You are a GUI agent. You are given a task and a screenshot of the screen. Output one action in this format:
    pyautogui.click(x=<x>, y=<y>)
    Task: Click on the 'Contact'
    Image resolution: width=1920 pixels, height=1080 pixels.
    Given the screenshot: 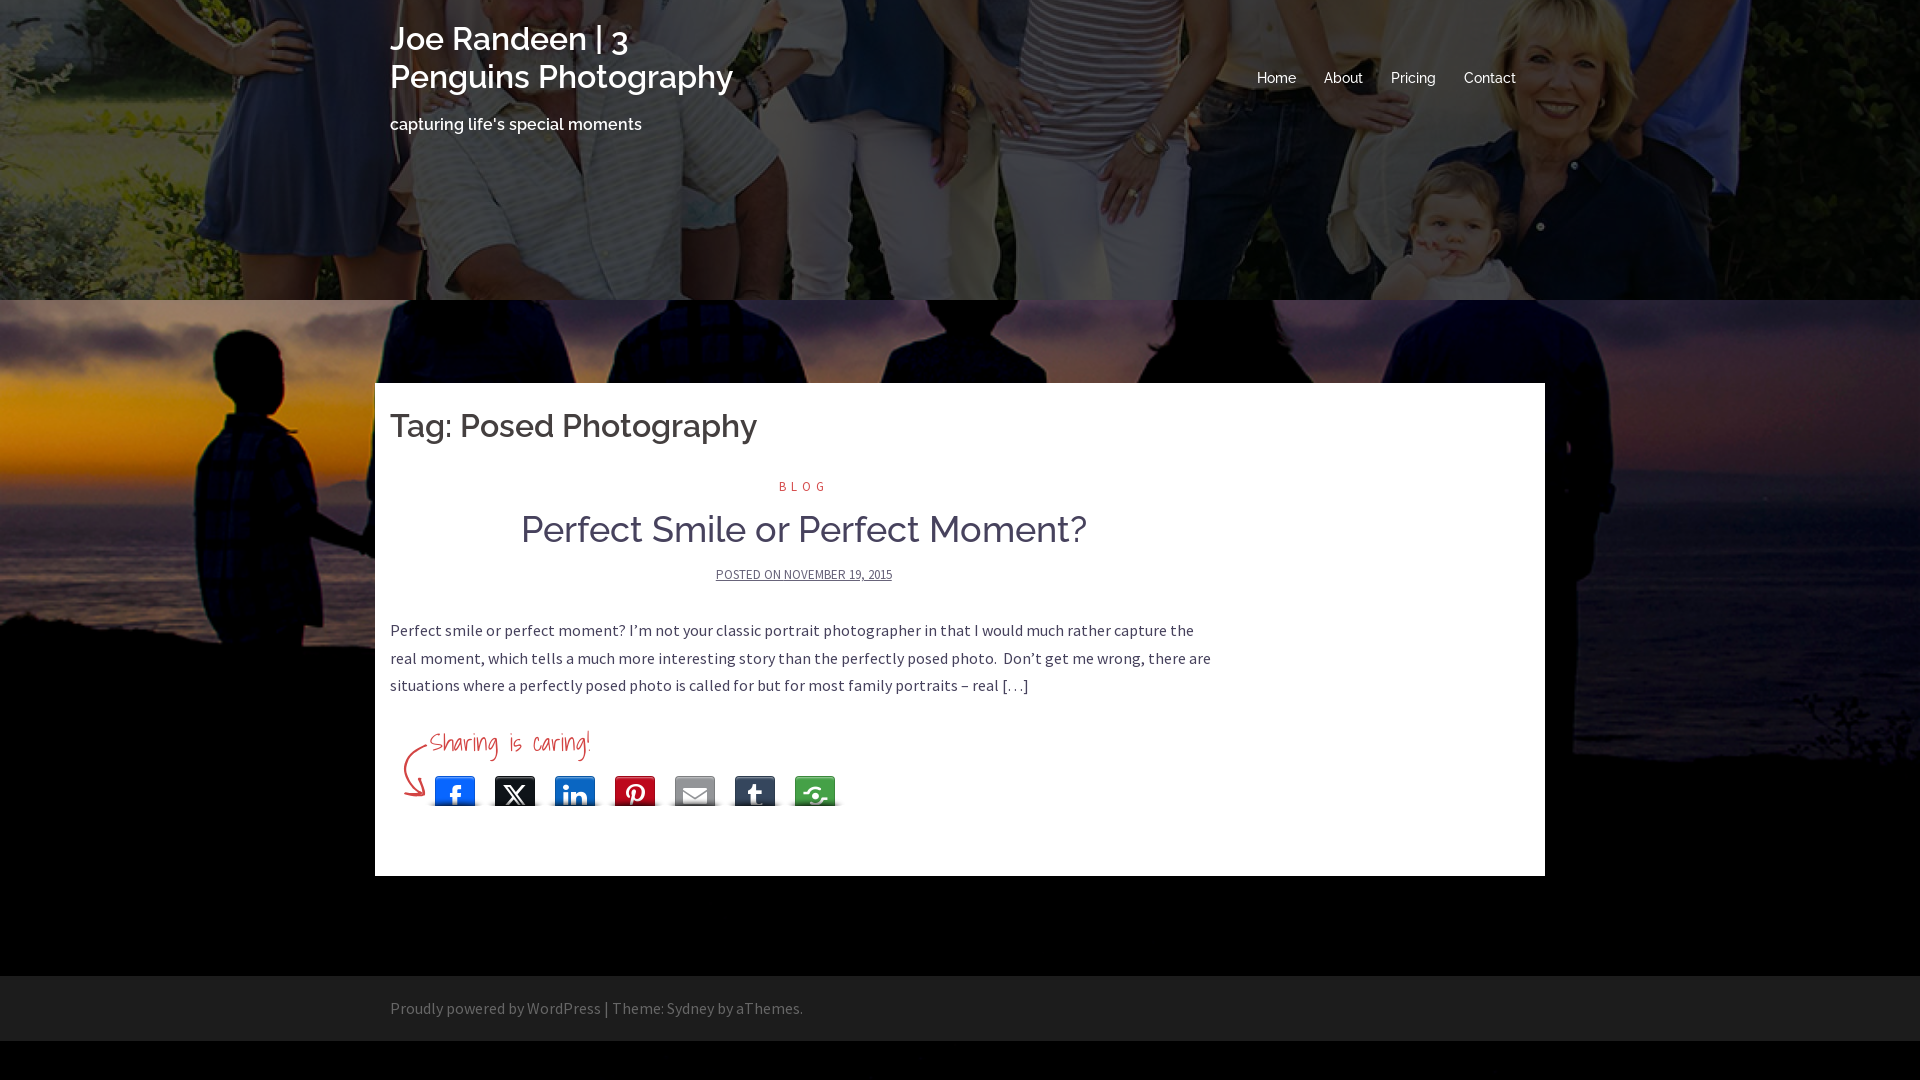 What is the action you would take?
    pyautogui.click(x=1489, y=77)
    